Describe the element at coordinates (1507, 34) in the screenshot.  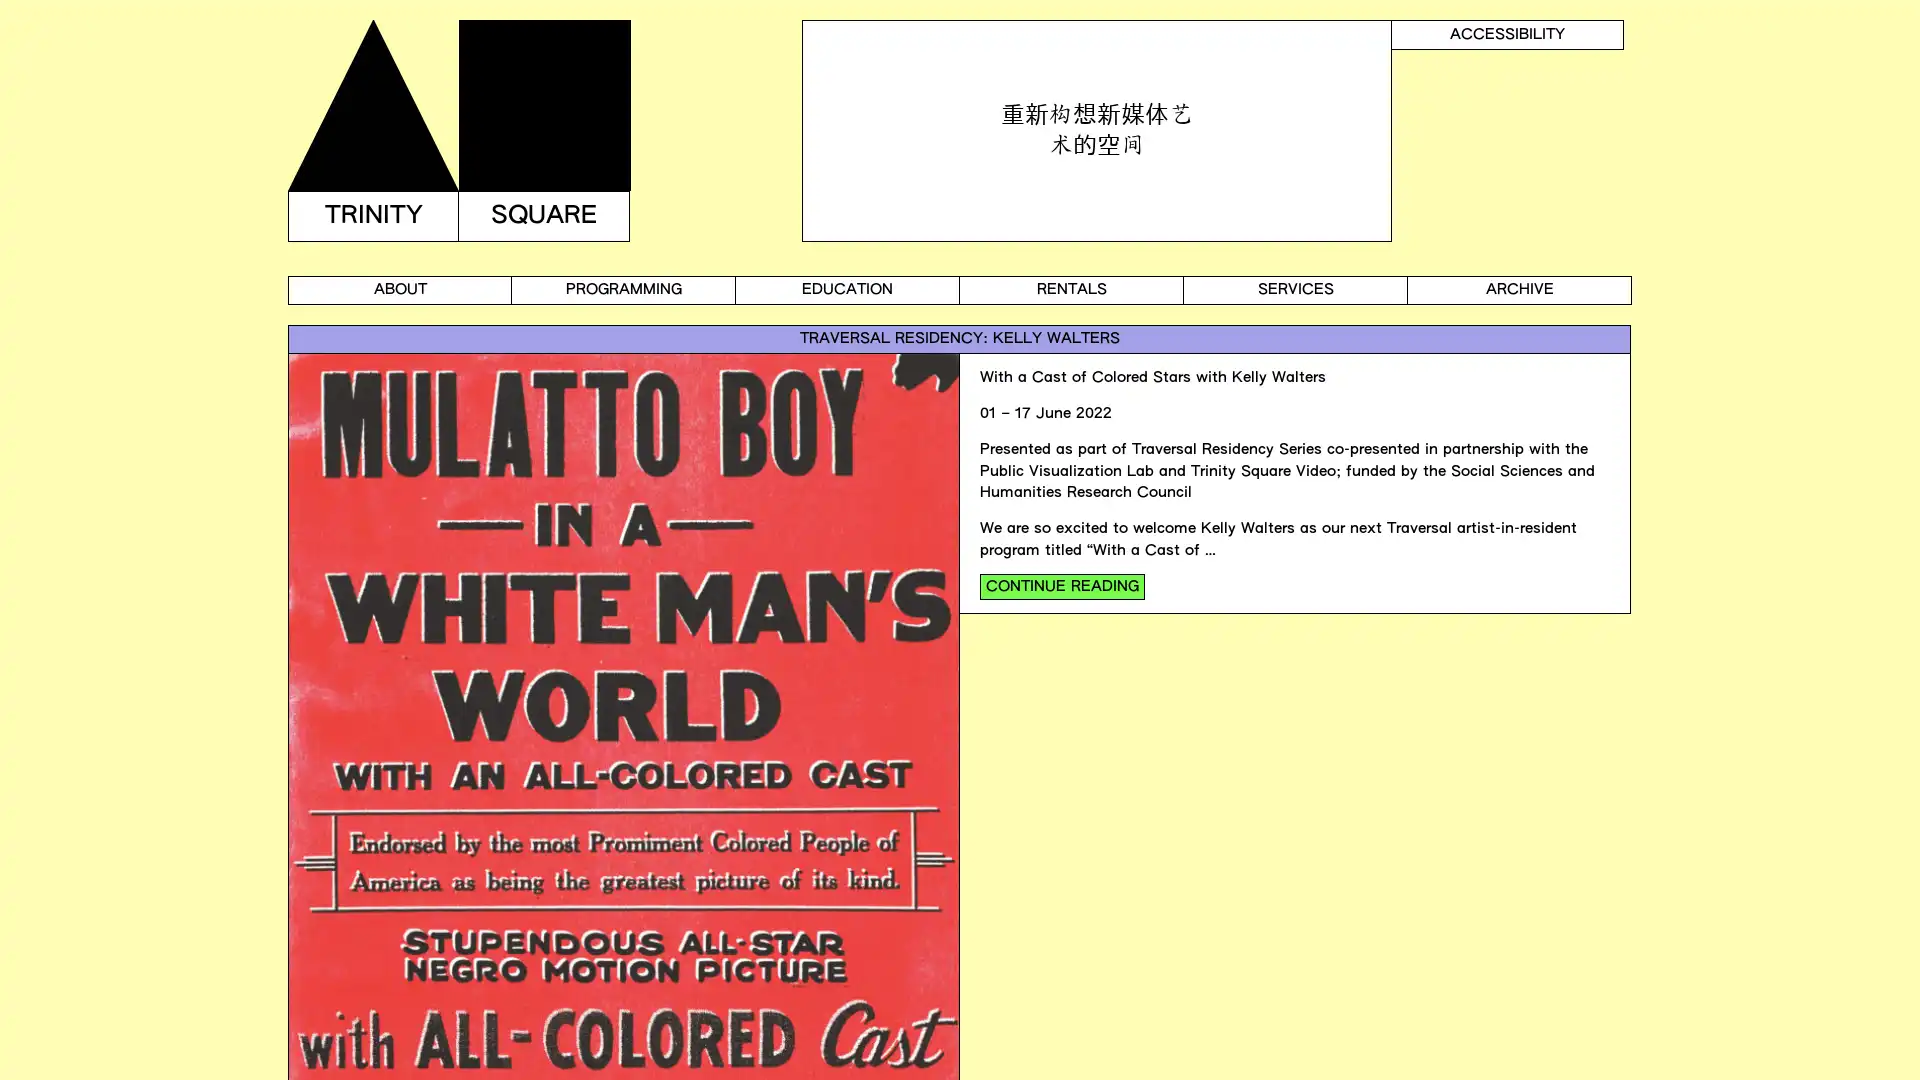
I see `Accessibility menu, here you can adjust font size or desaturate page` at that location.